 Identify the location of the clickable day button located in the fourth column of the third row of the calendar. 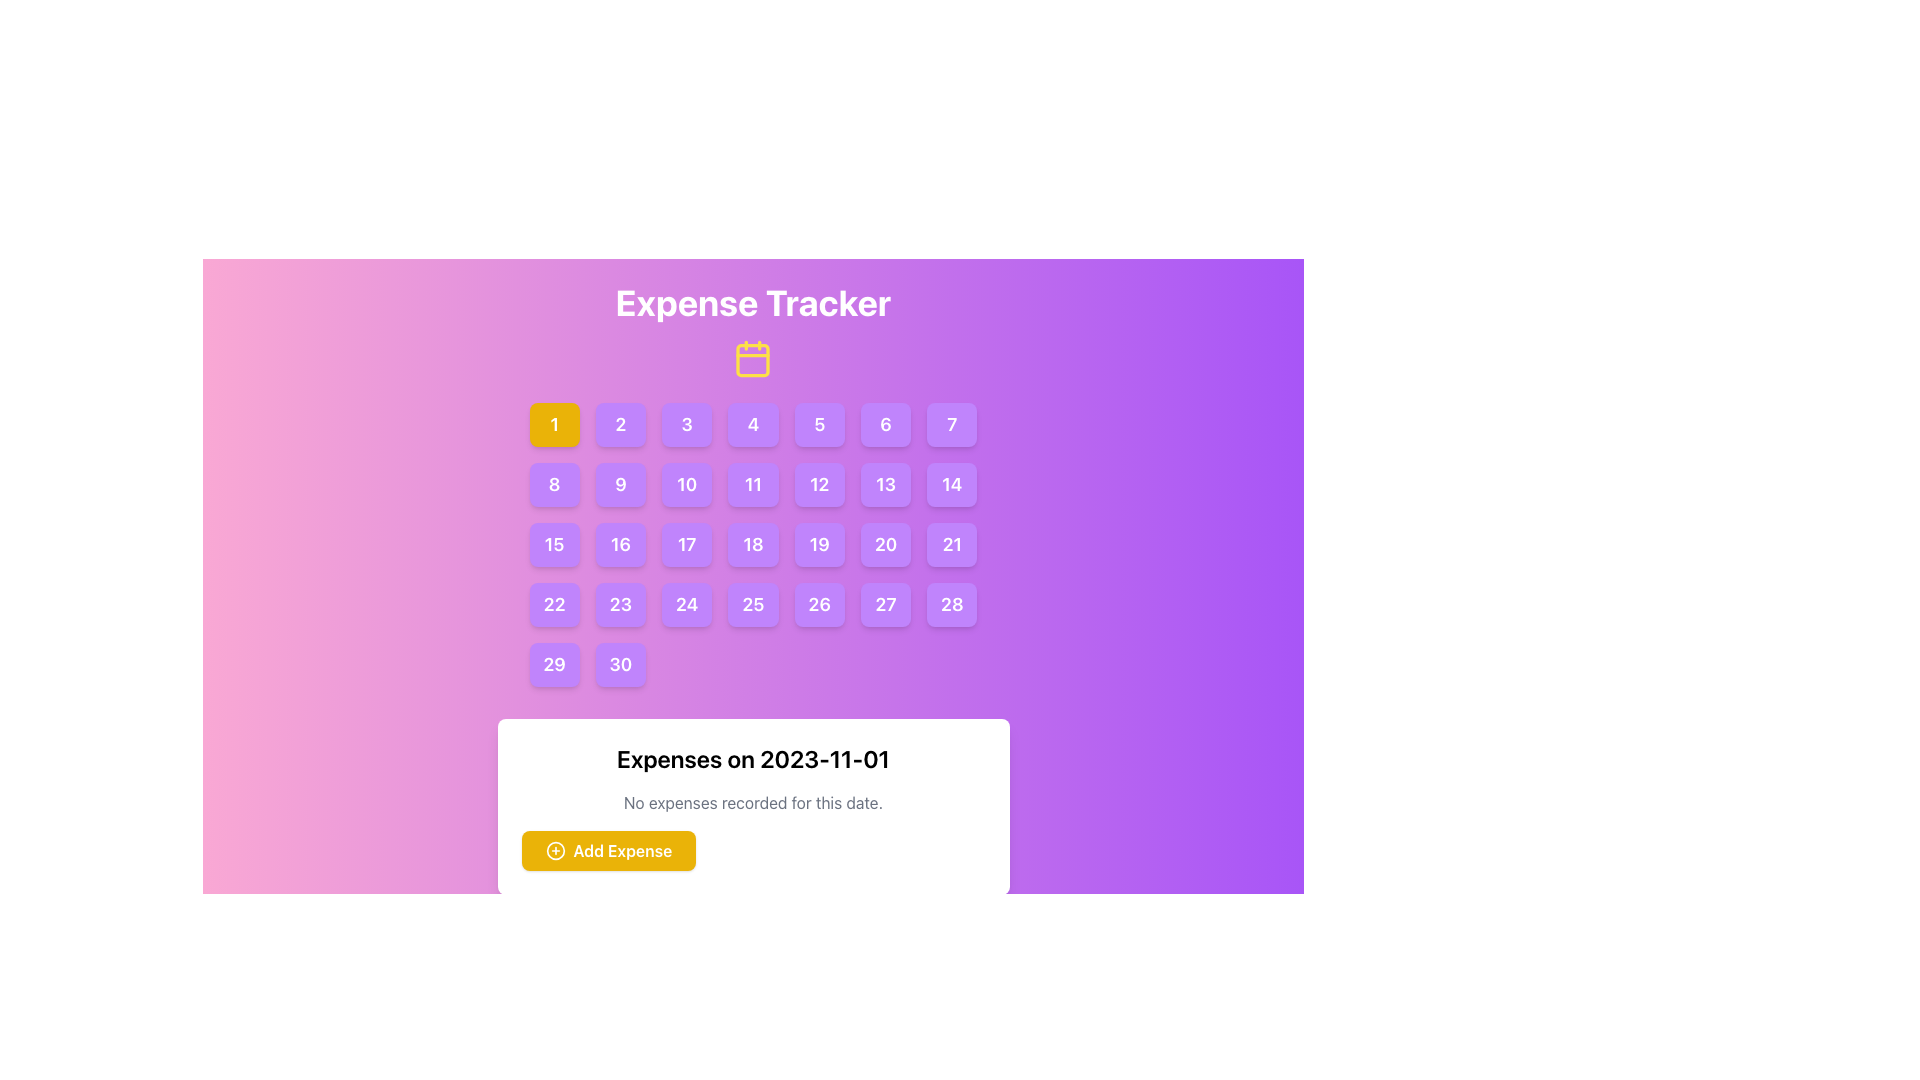
(752, 544).